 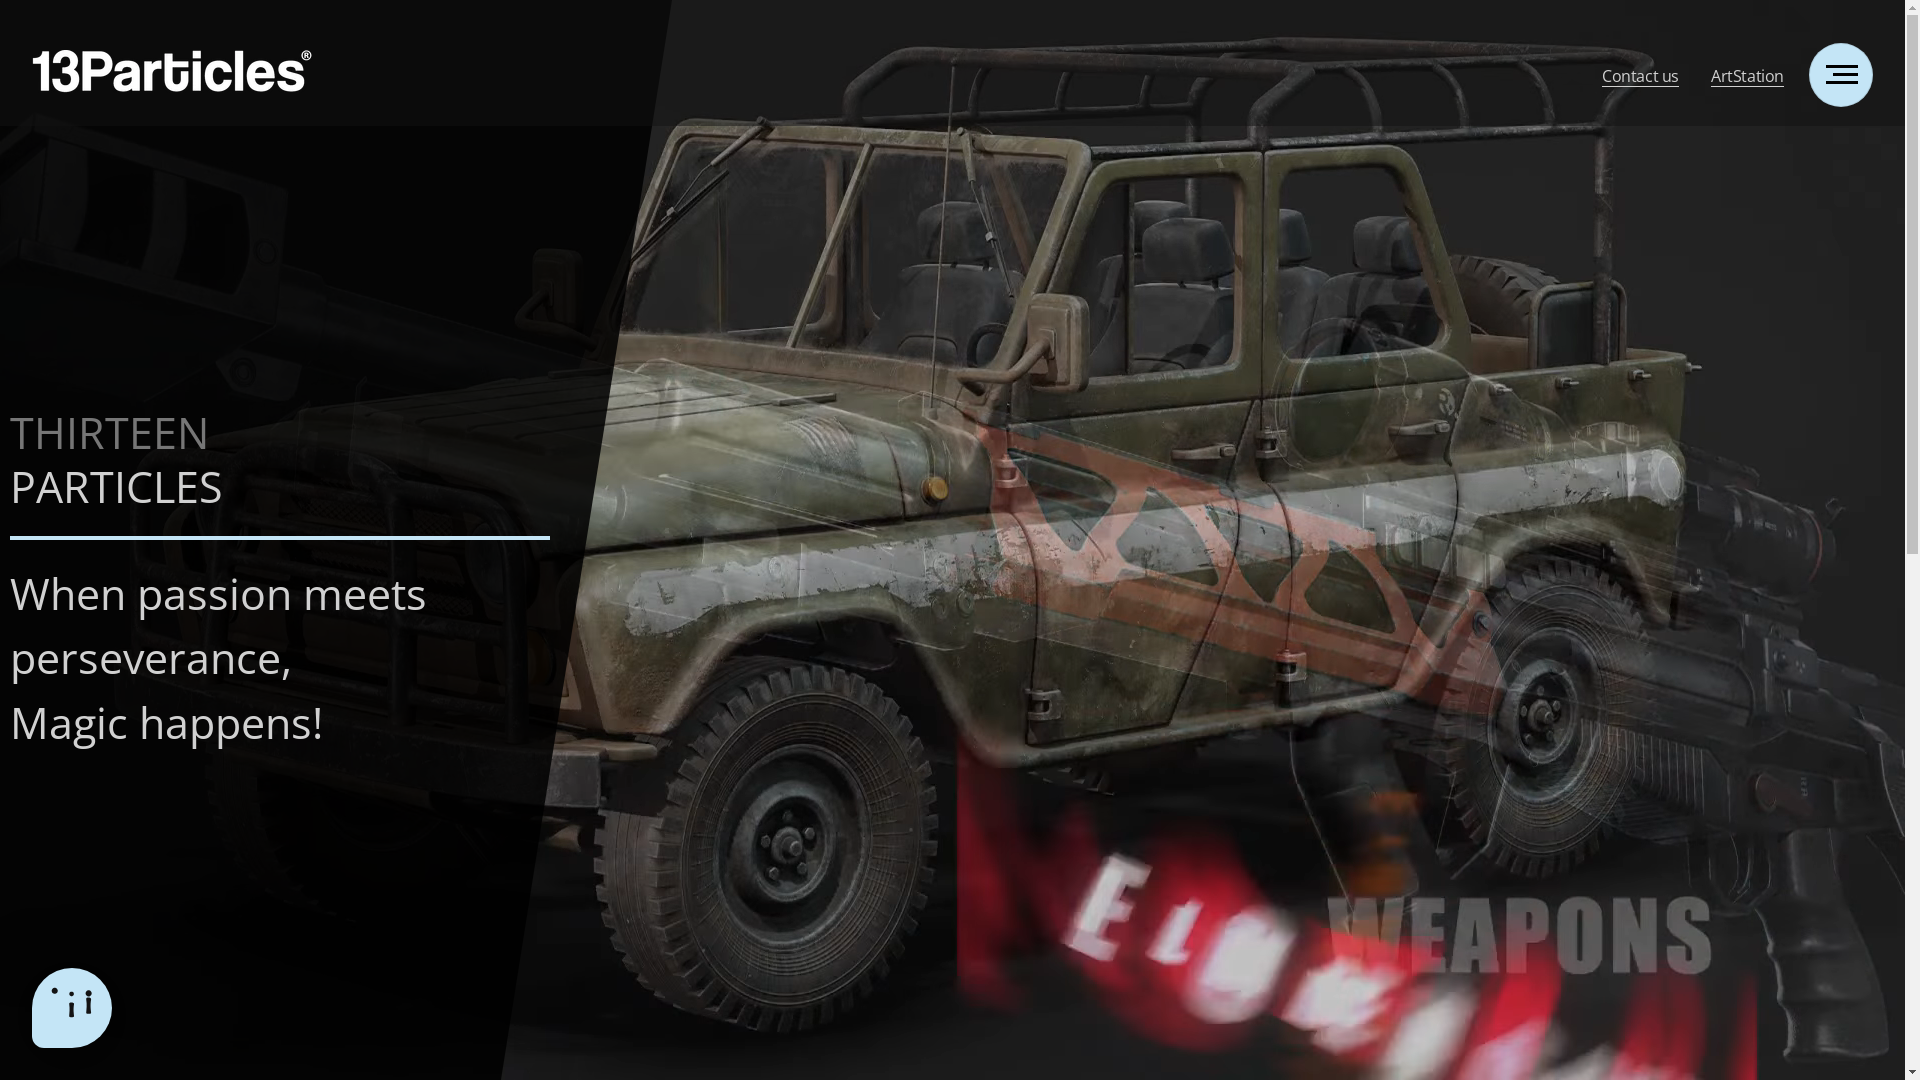 I want to click on 'Contact us', so click(x=1640, y=71).